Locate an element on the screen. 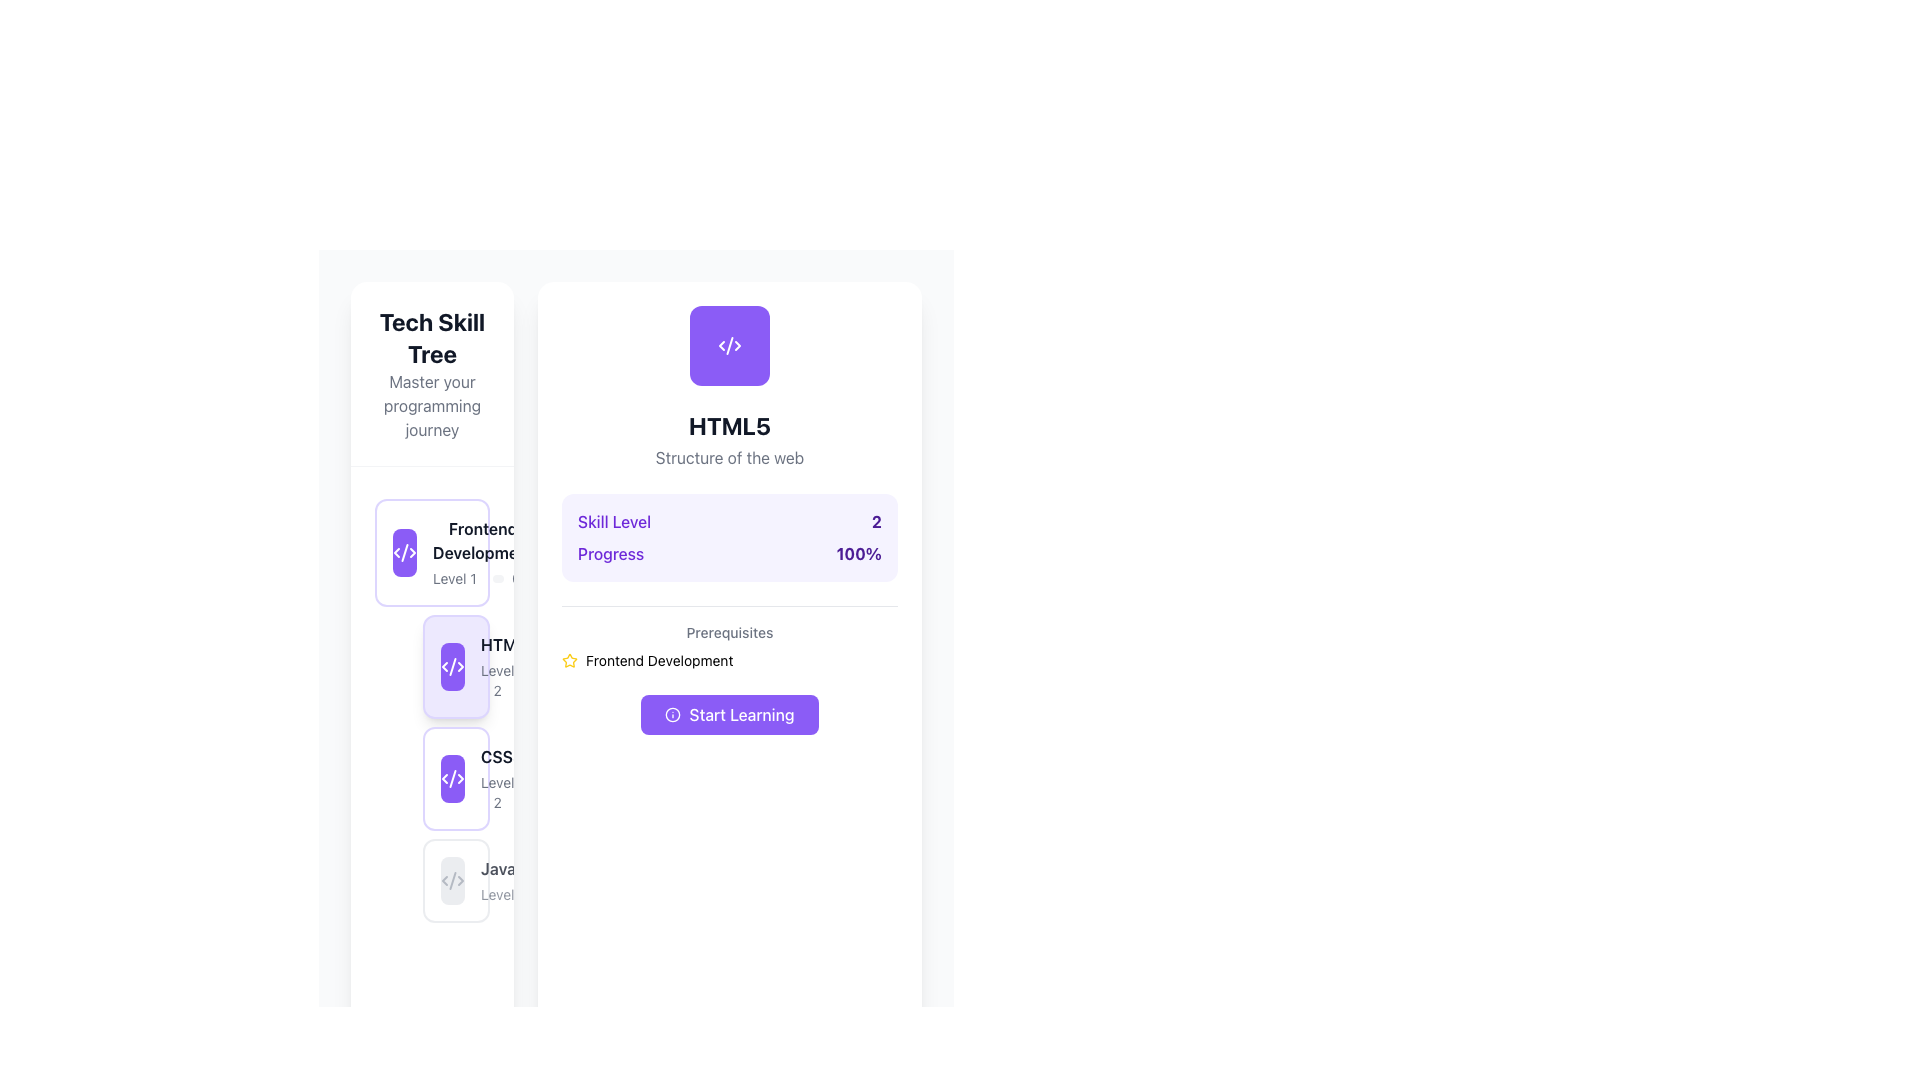 The height and width of the screenshot is (1080, 1920). the informational button displaying the skill 'JavaScript' located below the 'CSS3 Level' section in the left sidebar is located at coordinates (431, 879).